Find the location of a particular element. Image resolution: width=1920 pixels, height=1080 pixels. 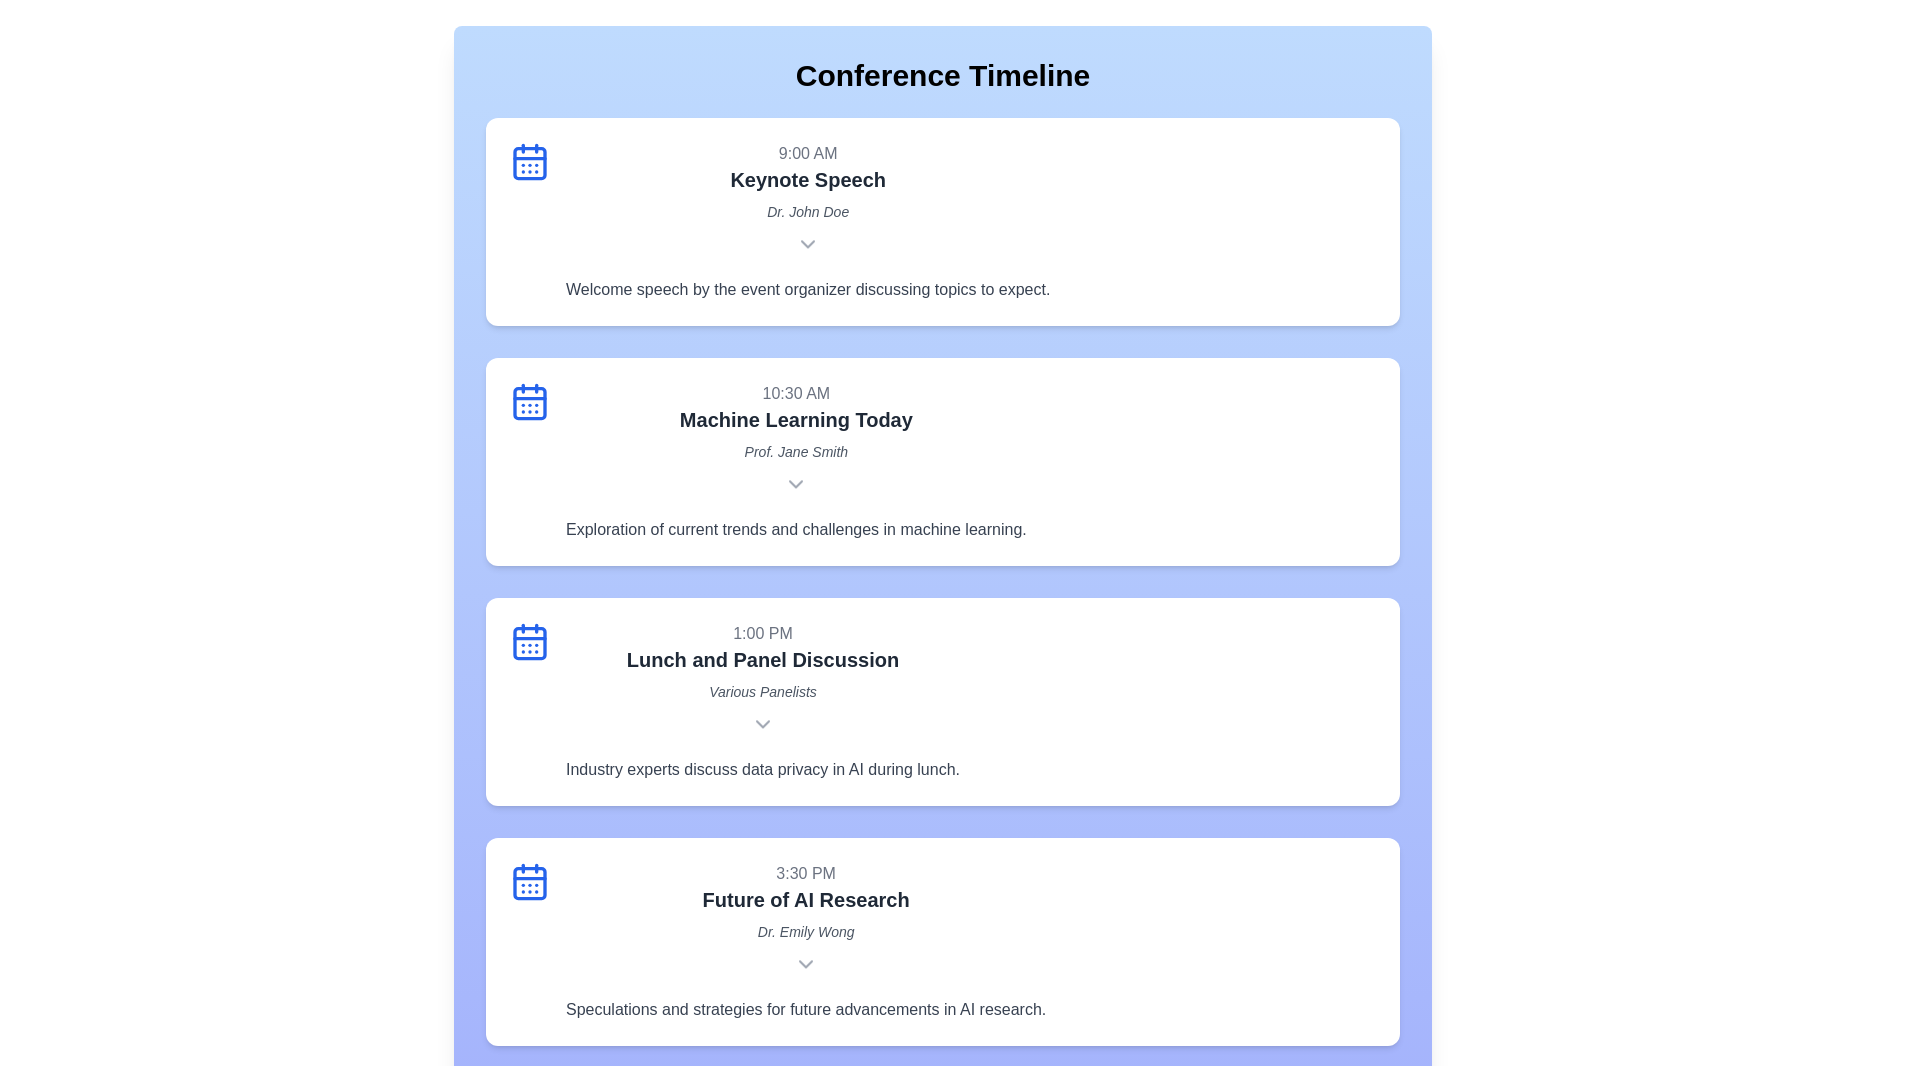

text content of the text label displaying the name of the presenter or author for the event 'Machine Learning Today', positioned below the title and above the description is located at coordinates (795, 451).